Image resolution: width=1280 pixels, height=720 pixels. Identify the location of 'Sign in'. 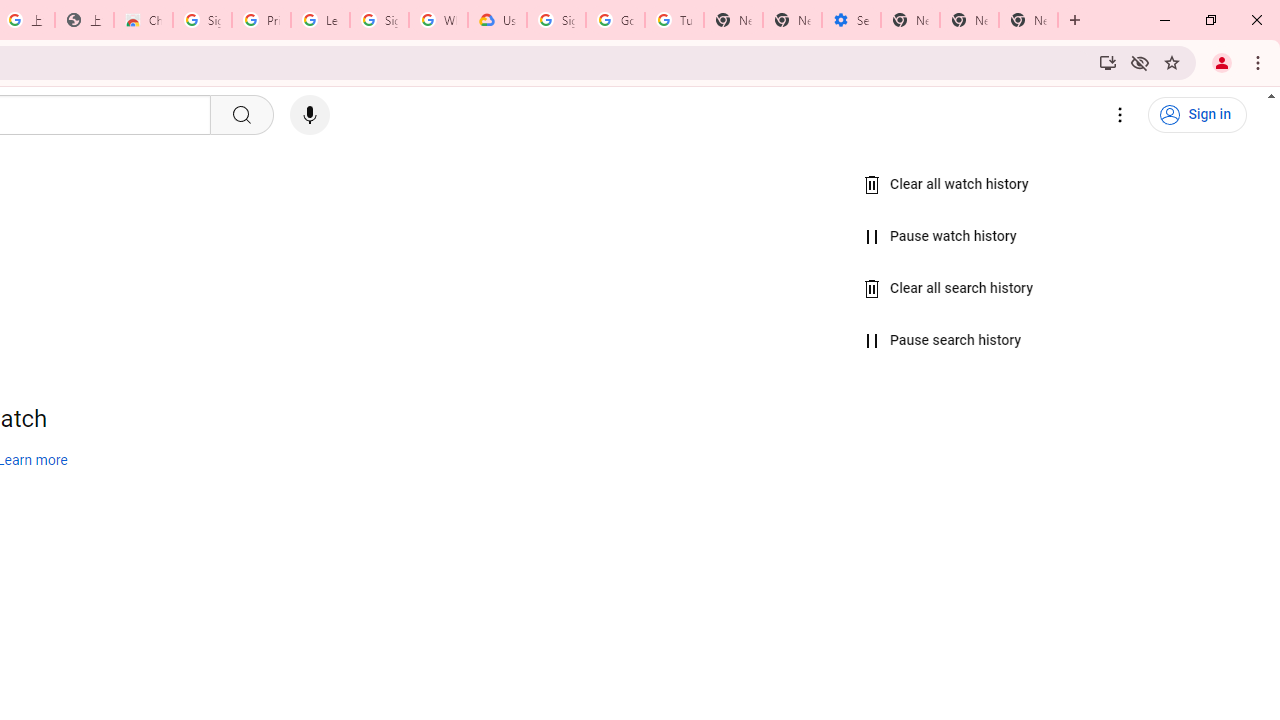
(1197, 115).